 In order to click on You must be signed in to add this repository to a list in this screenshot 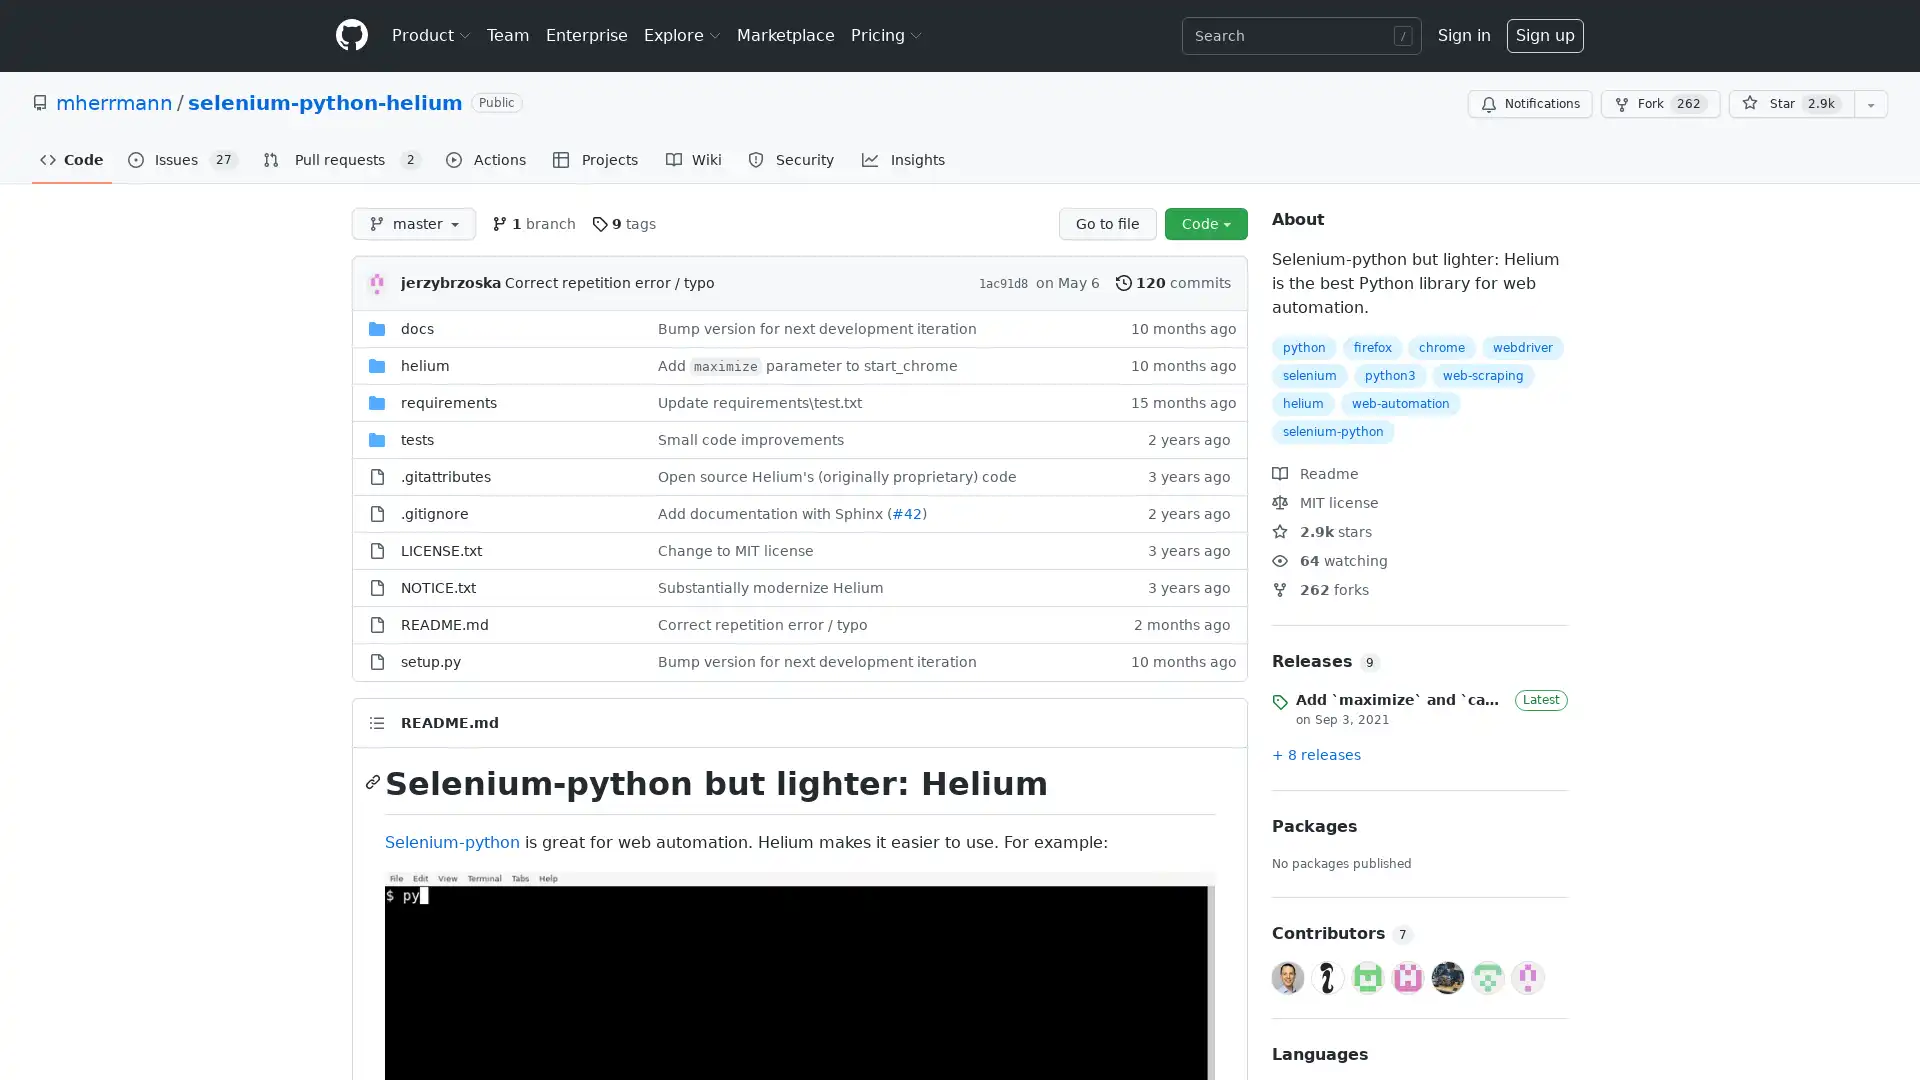, I will do `click(1870, 104)`.